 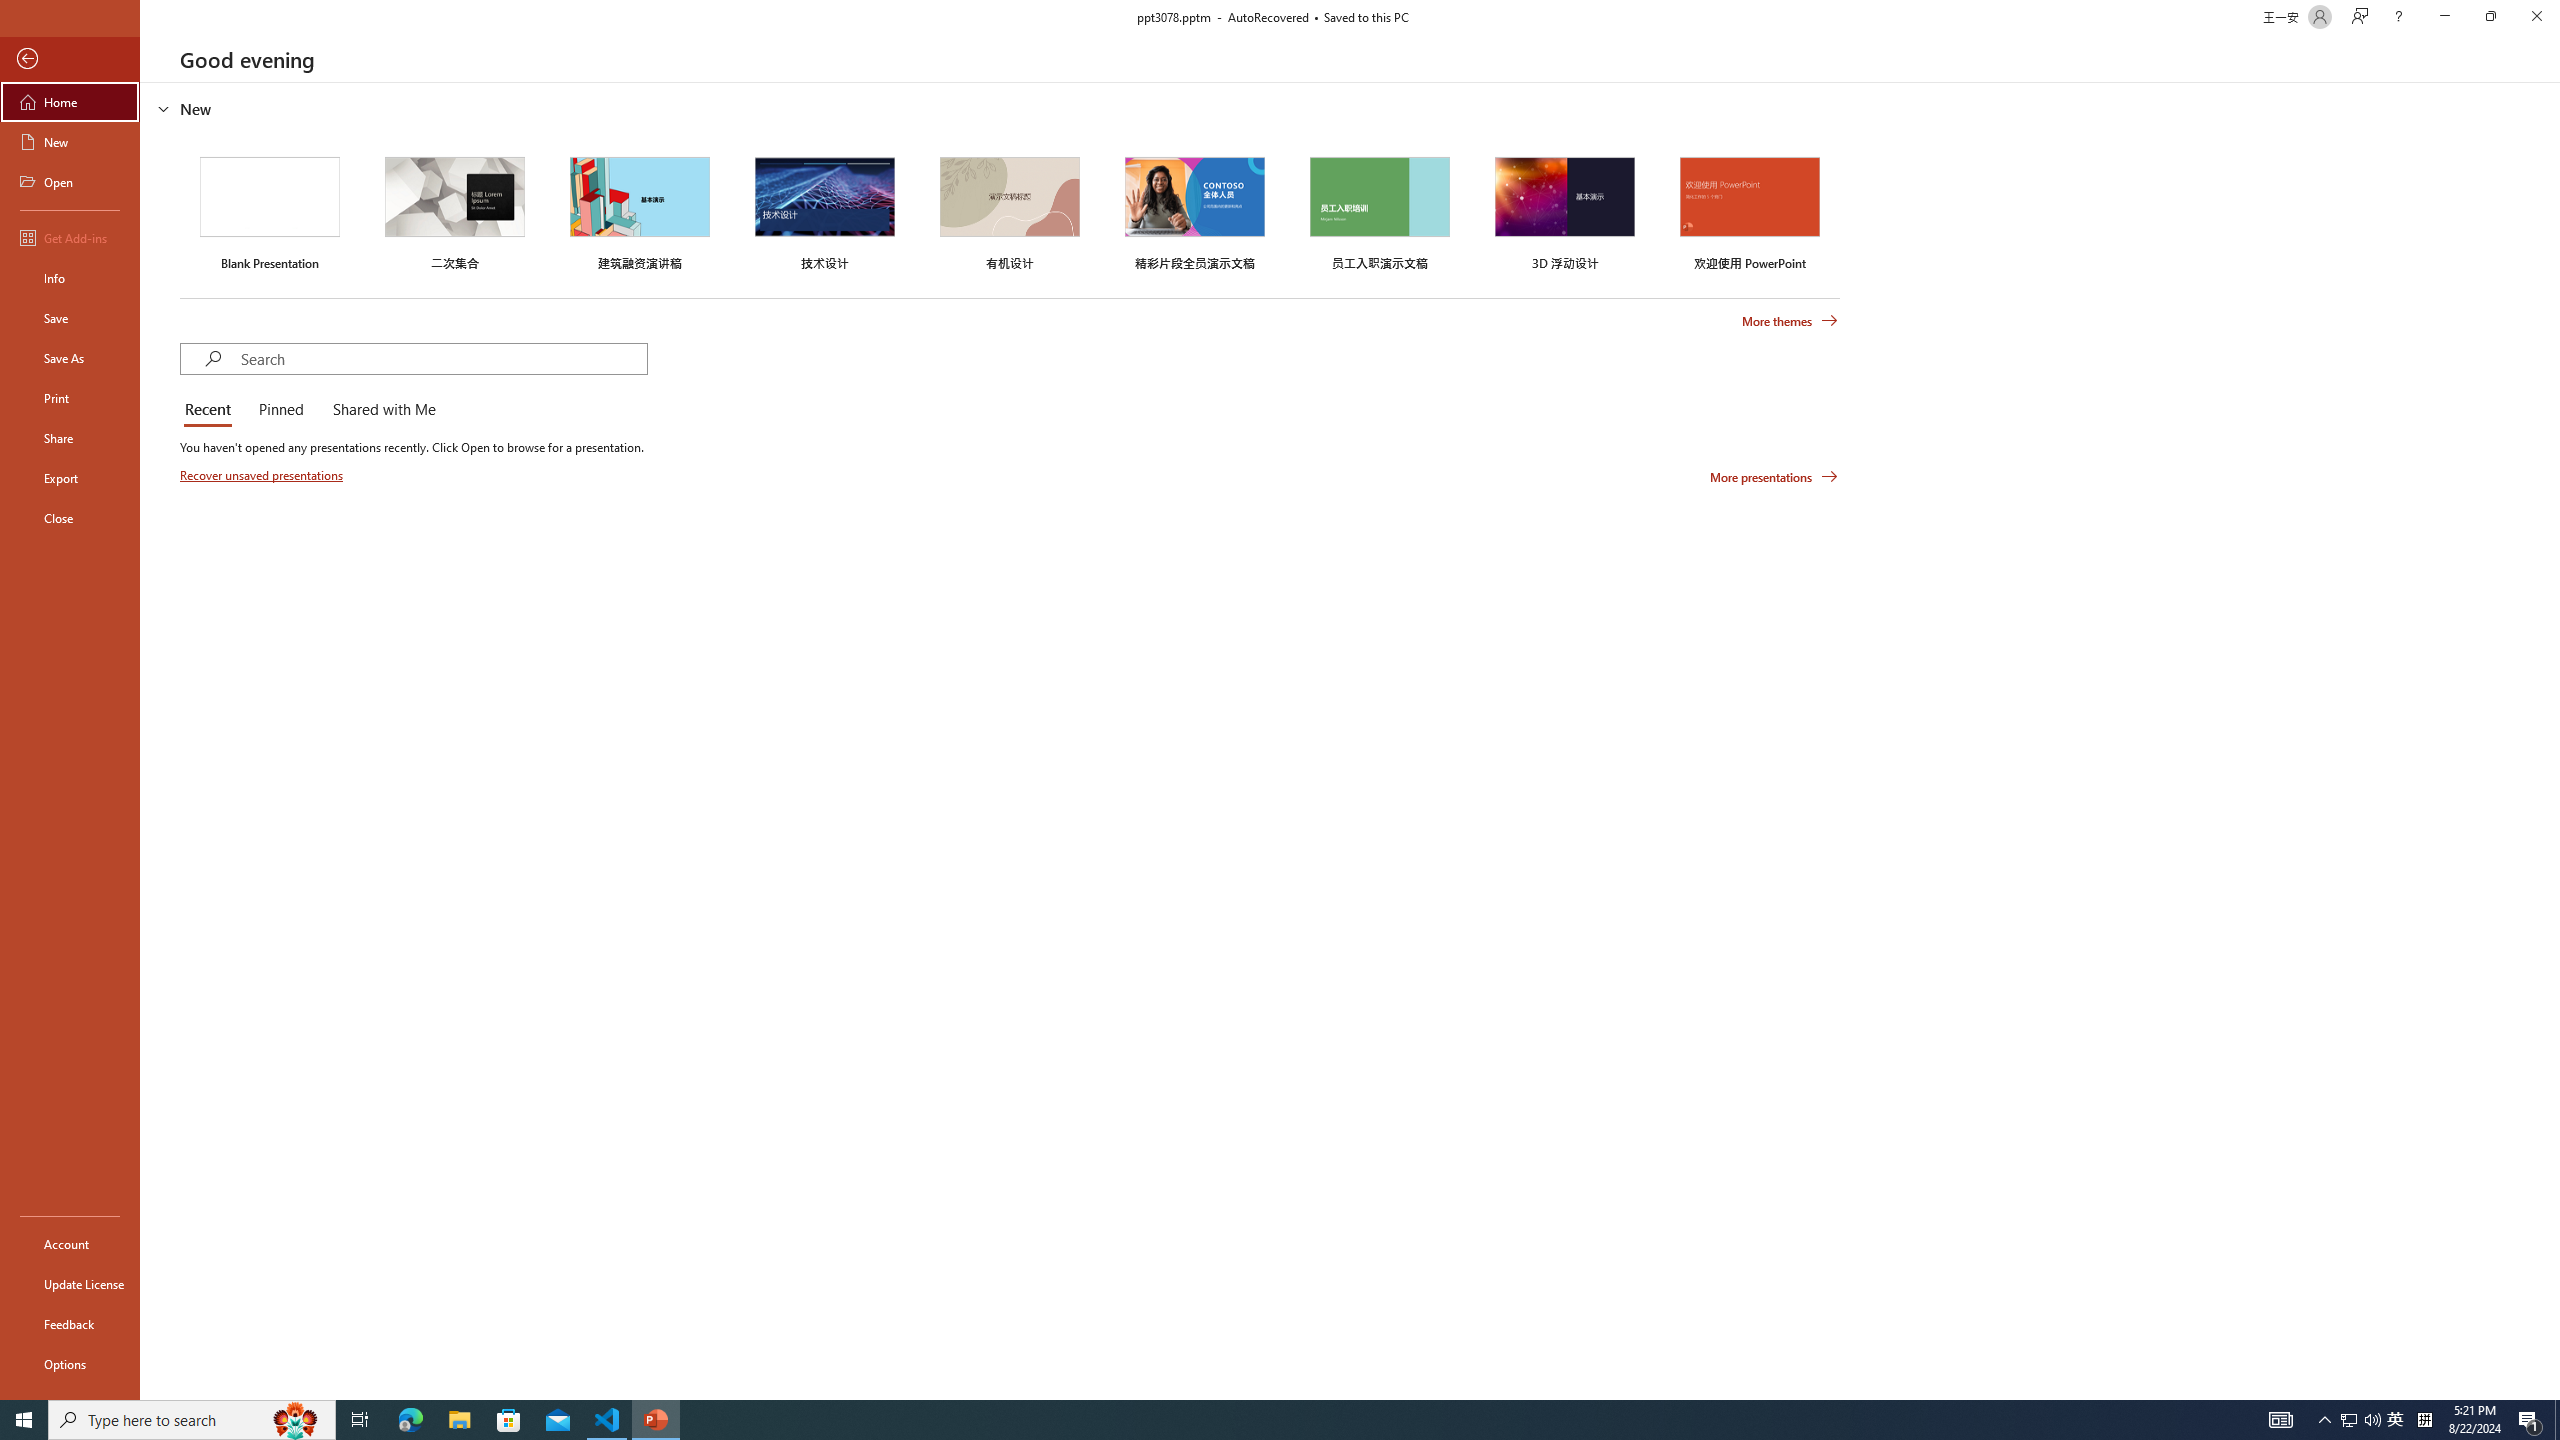 What do you see at coordinates (1773, 475) in the screenshot?
I see `'More presentations'` at bounding box center [1773, 475].